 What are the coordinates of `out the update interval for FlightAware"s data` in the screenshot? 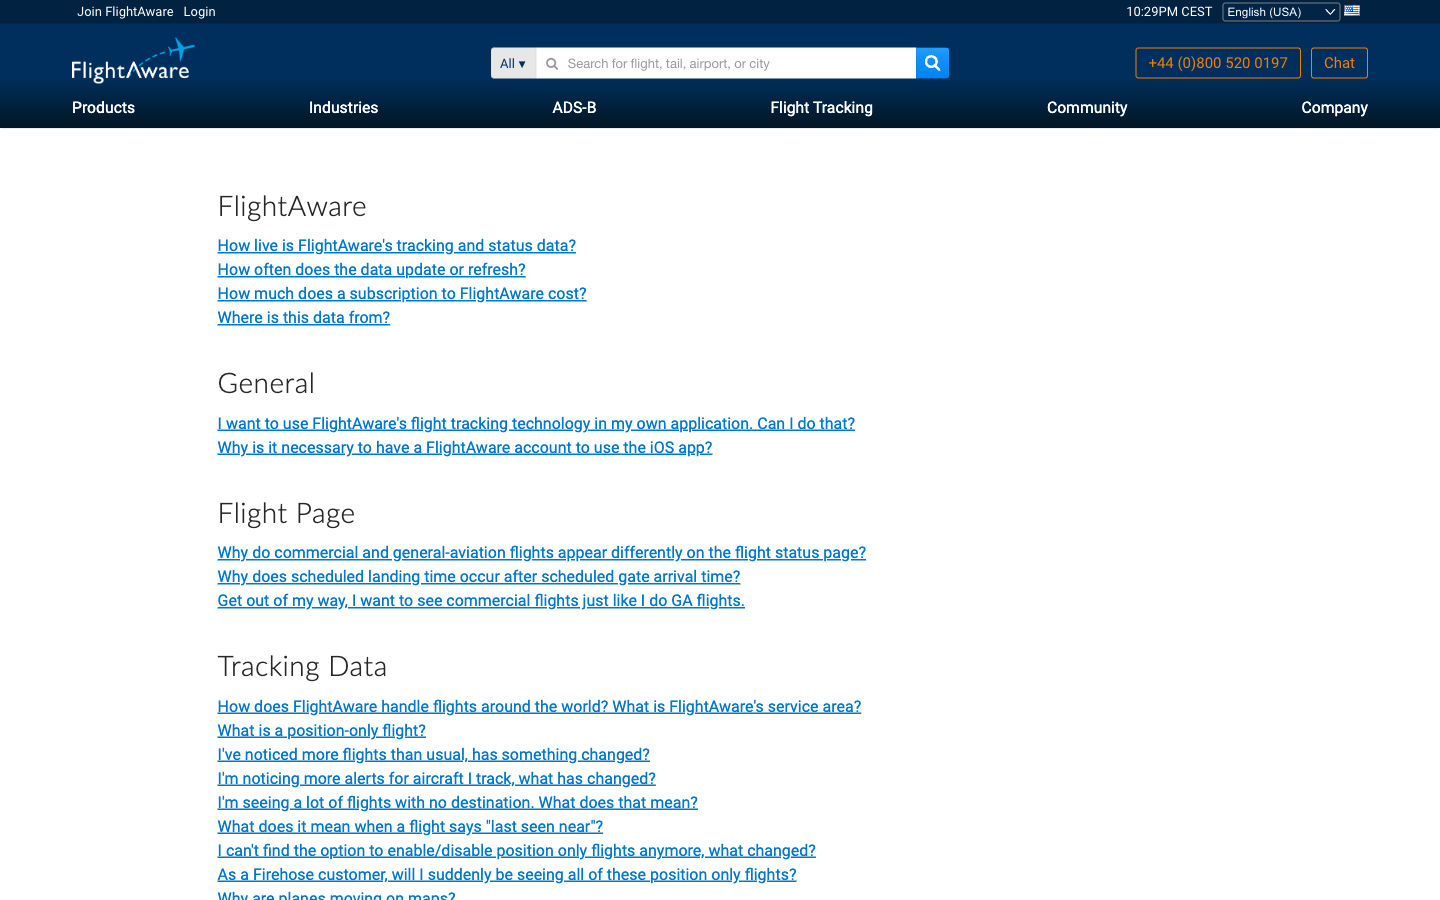 It's located at (370, 268).